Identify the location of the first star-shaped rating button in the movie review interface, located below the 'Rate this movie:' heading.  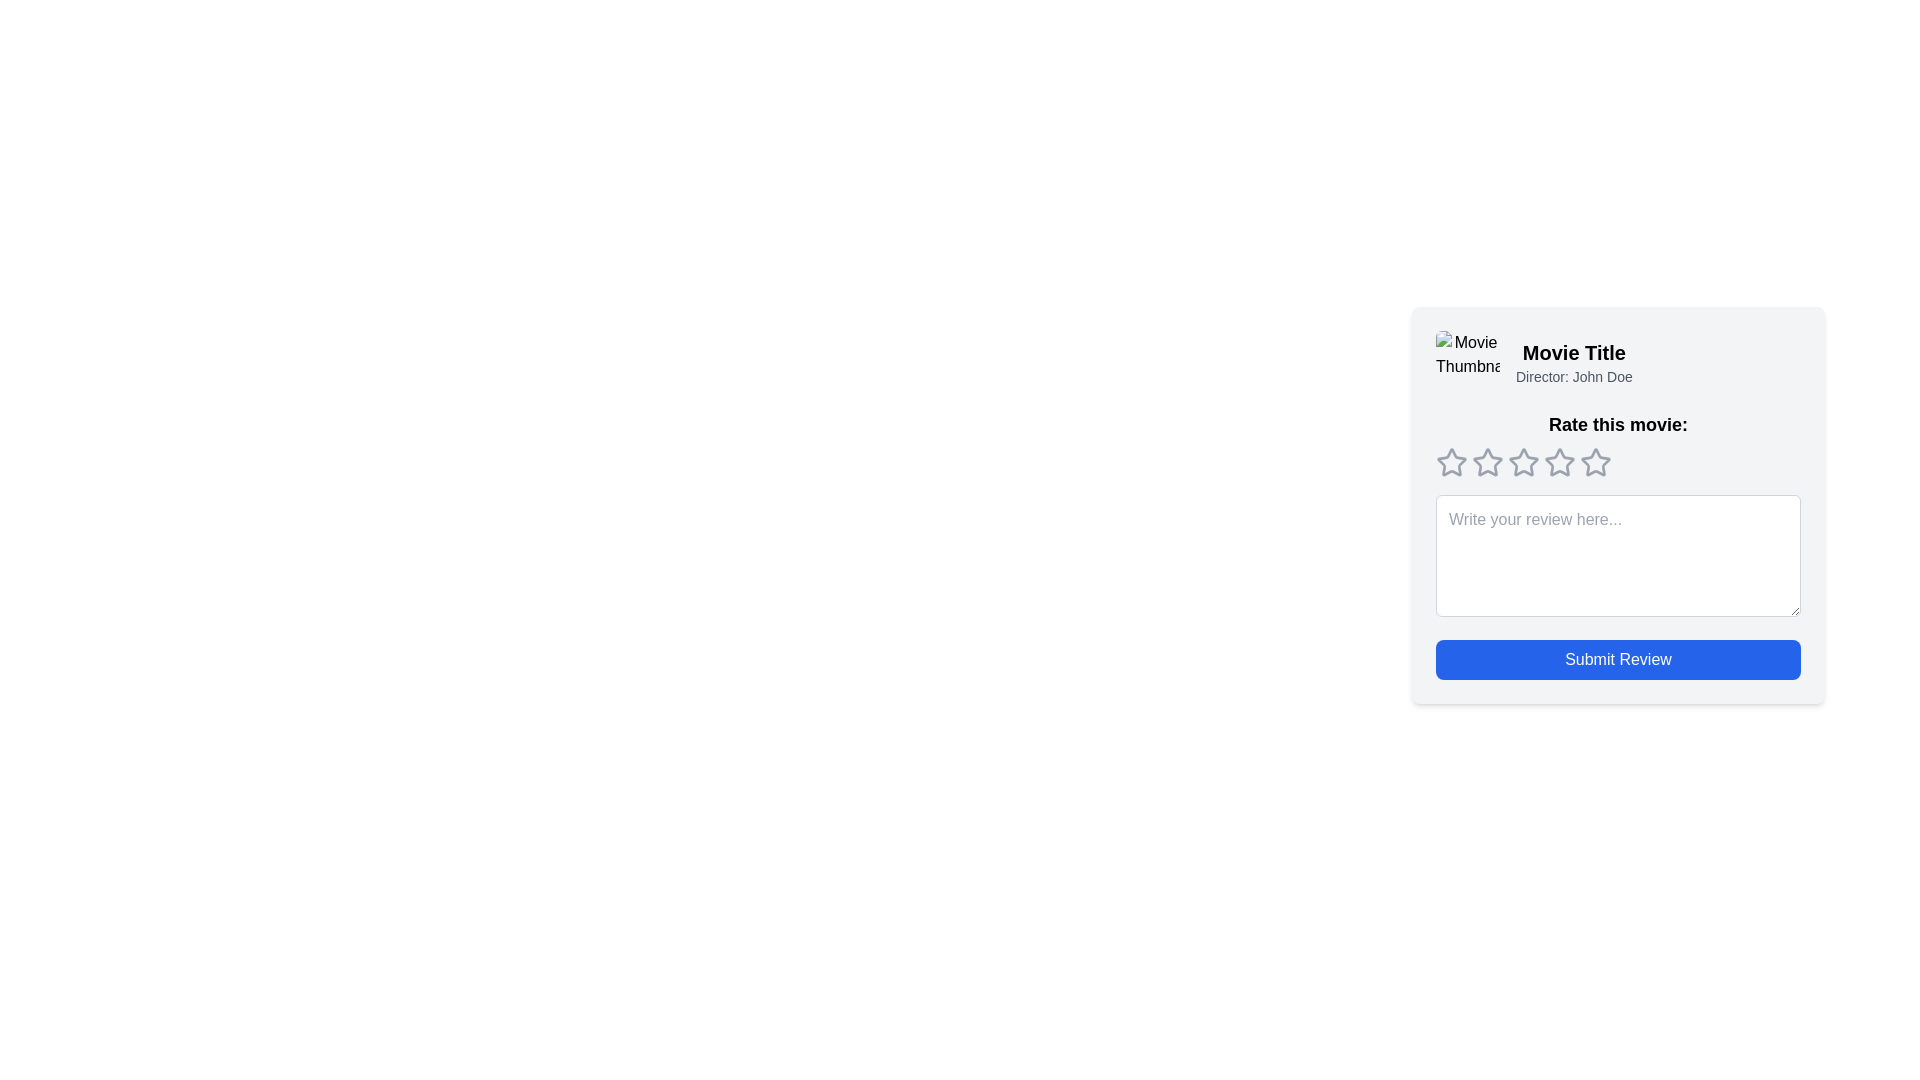
(1451, 462).